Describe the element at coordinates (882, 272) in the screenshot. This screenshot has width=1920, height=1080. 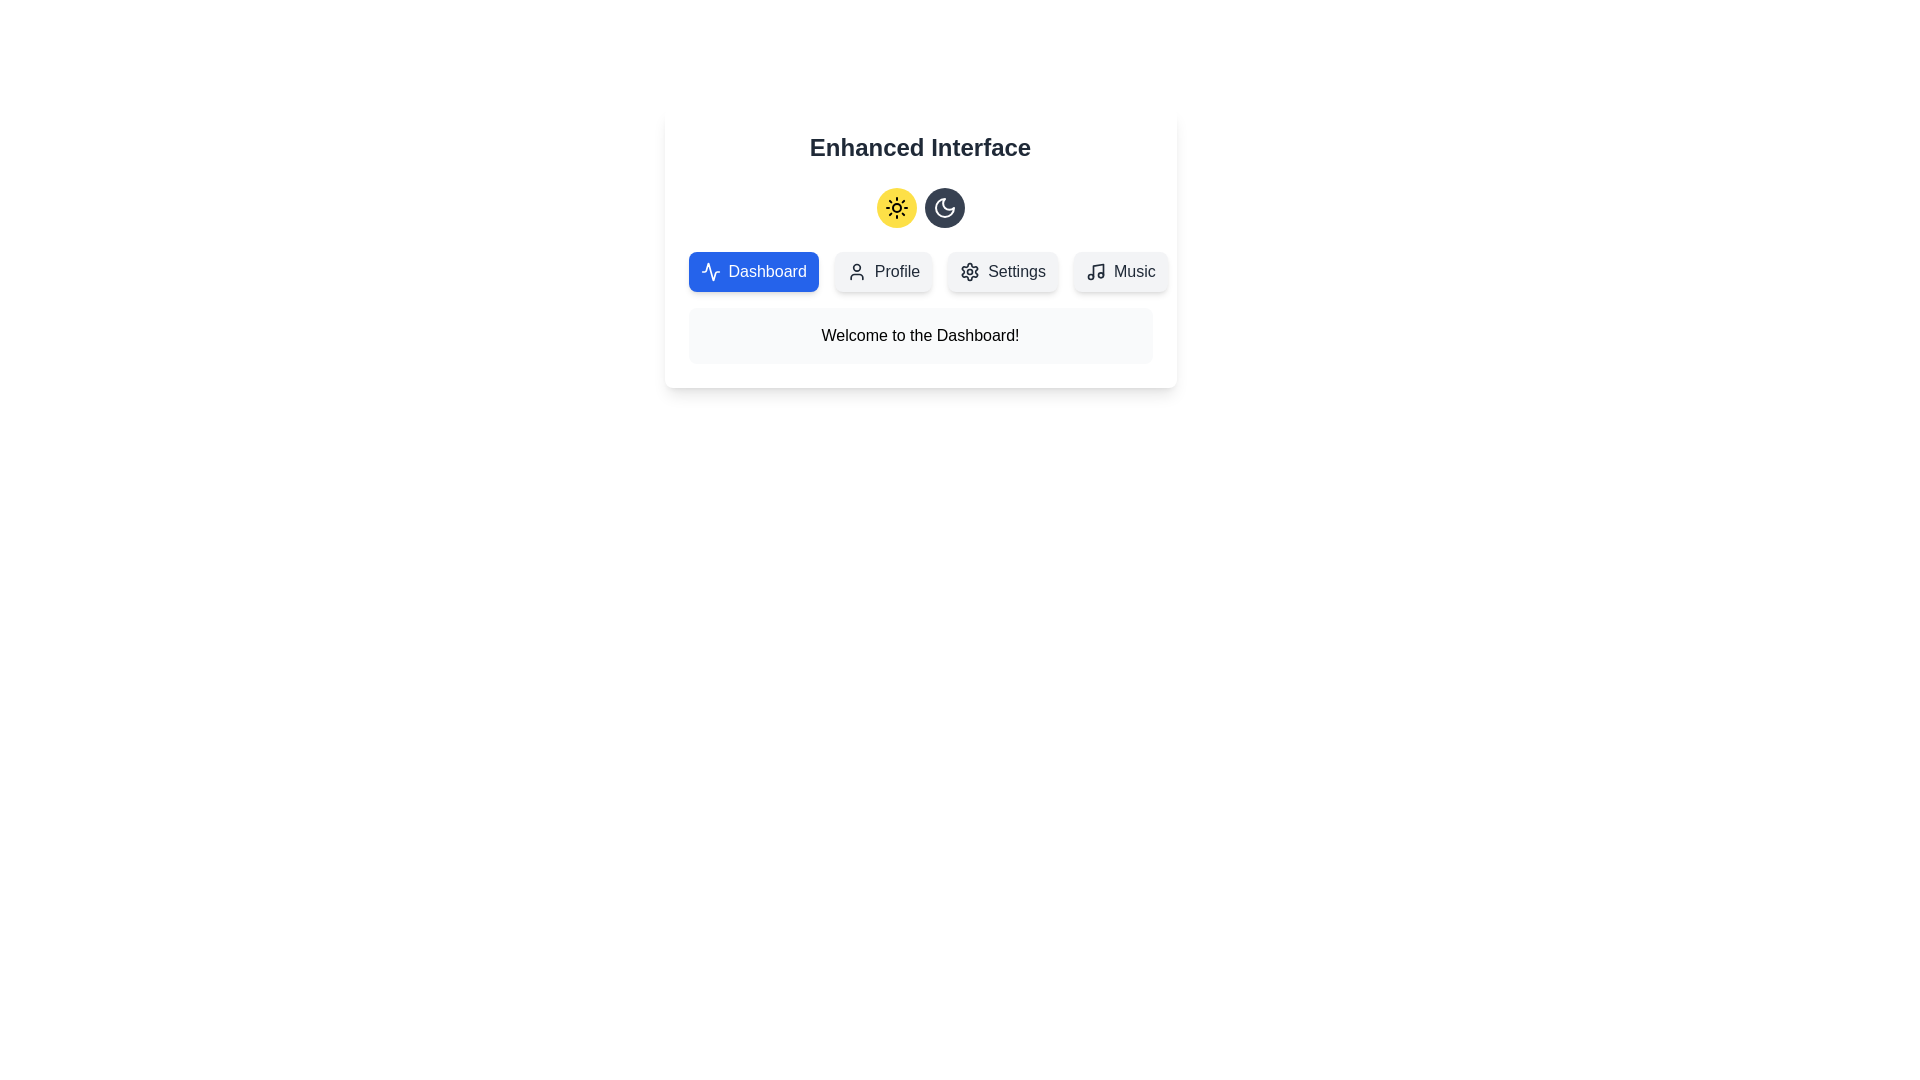
I see `the 'Profile' button, which is the second button in the row of options below the header section` at that location.